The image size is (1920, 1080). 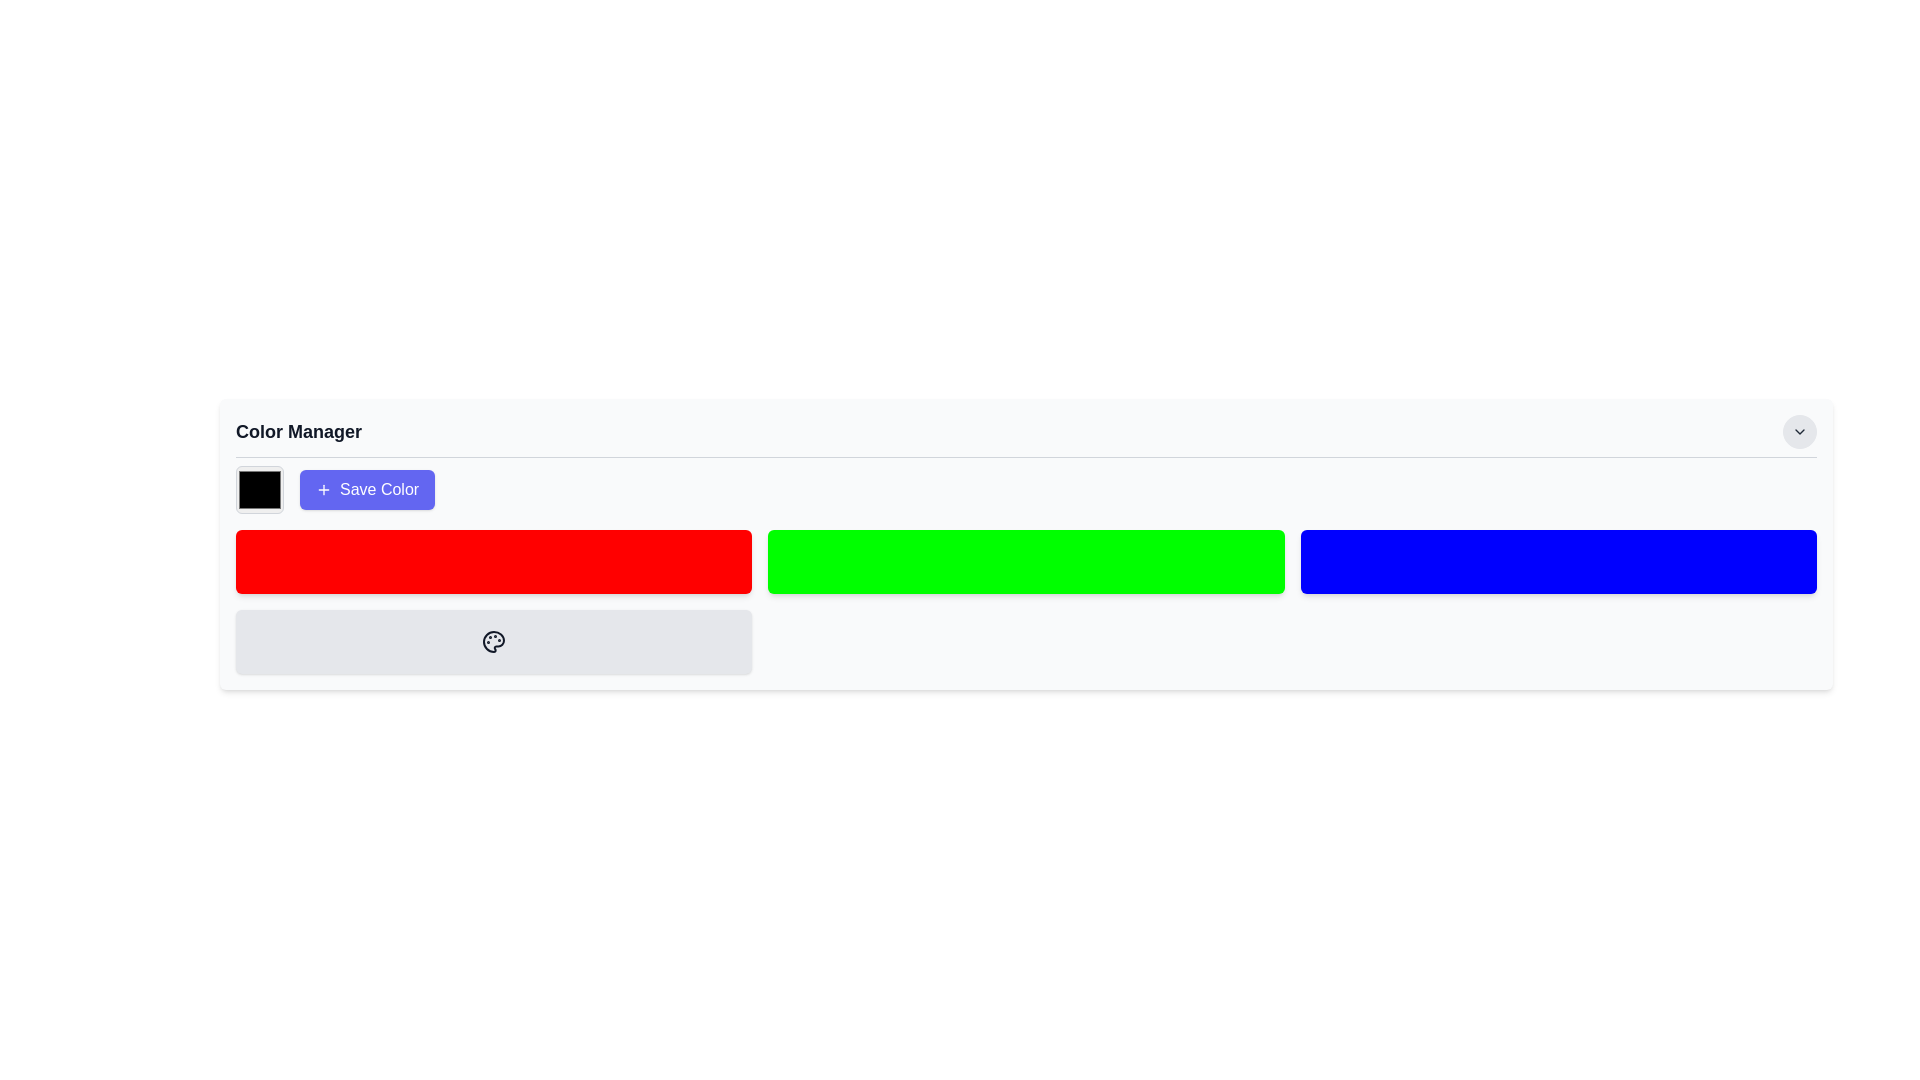 I want to click on the small circular button with a light gray background and a dark gray downward-pointing chevron icon located in the top-right corner of the 'Color Manager' section, so click(x=1800, y=431).